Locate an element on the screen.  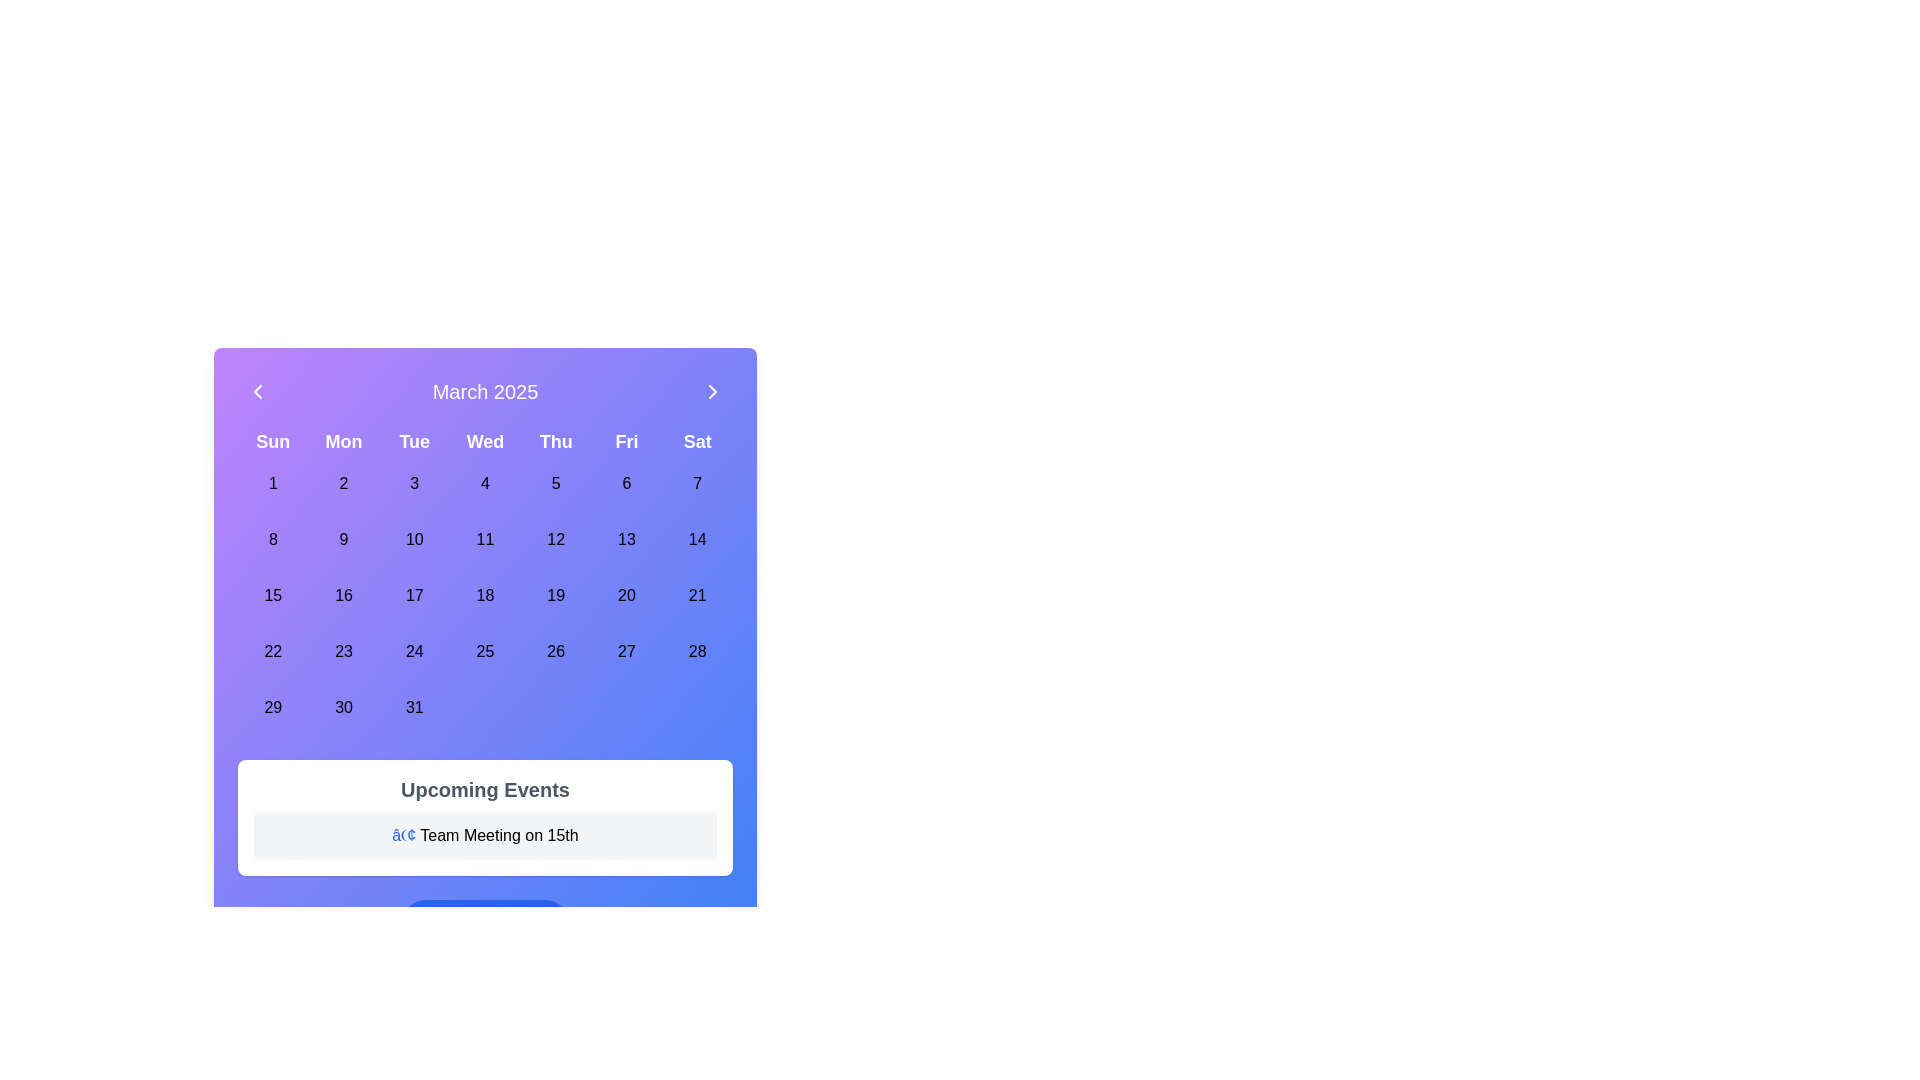
the button that allows users to select the specific day of '19' in the fifth row and fourth column of the calendar interface is located at coordinates (556, 595).